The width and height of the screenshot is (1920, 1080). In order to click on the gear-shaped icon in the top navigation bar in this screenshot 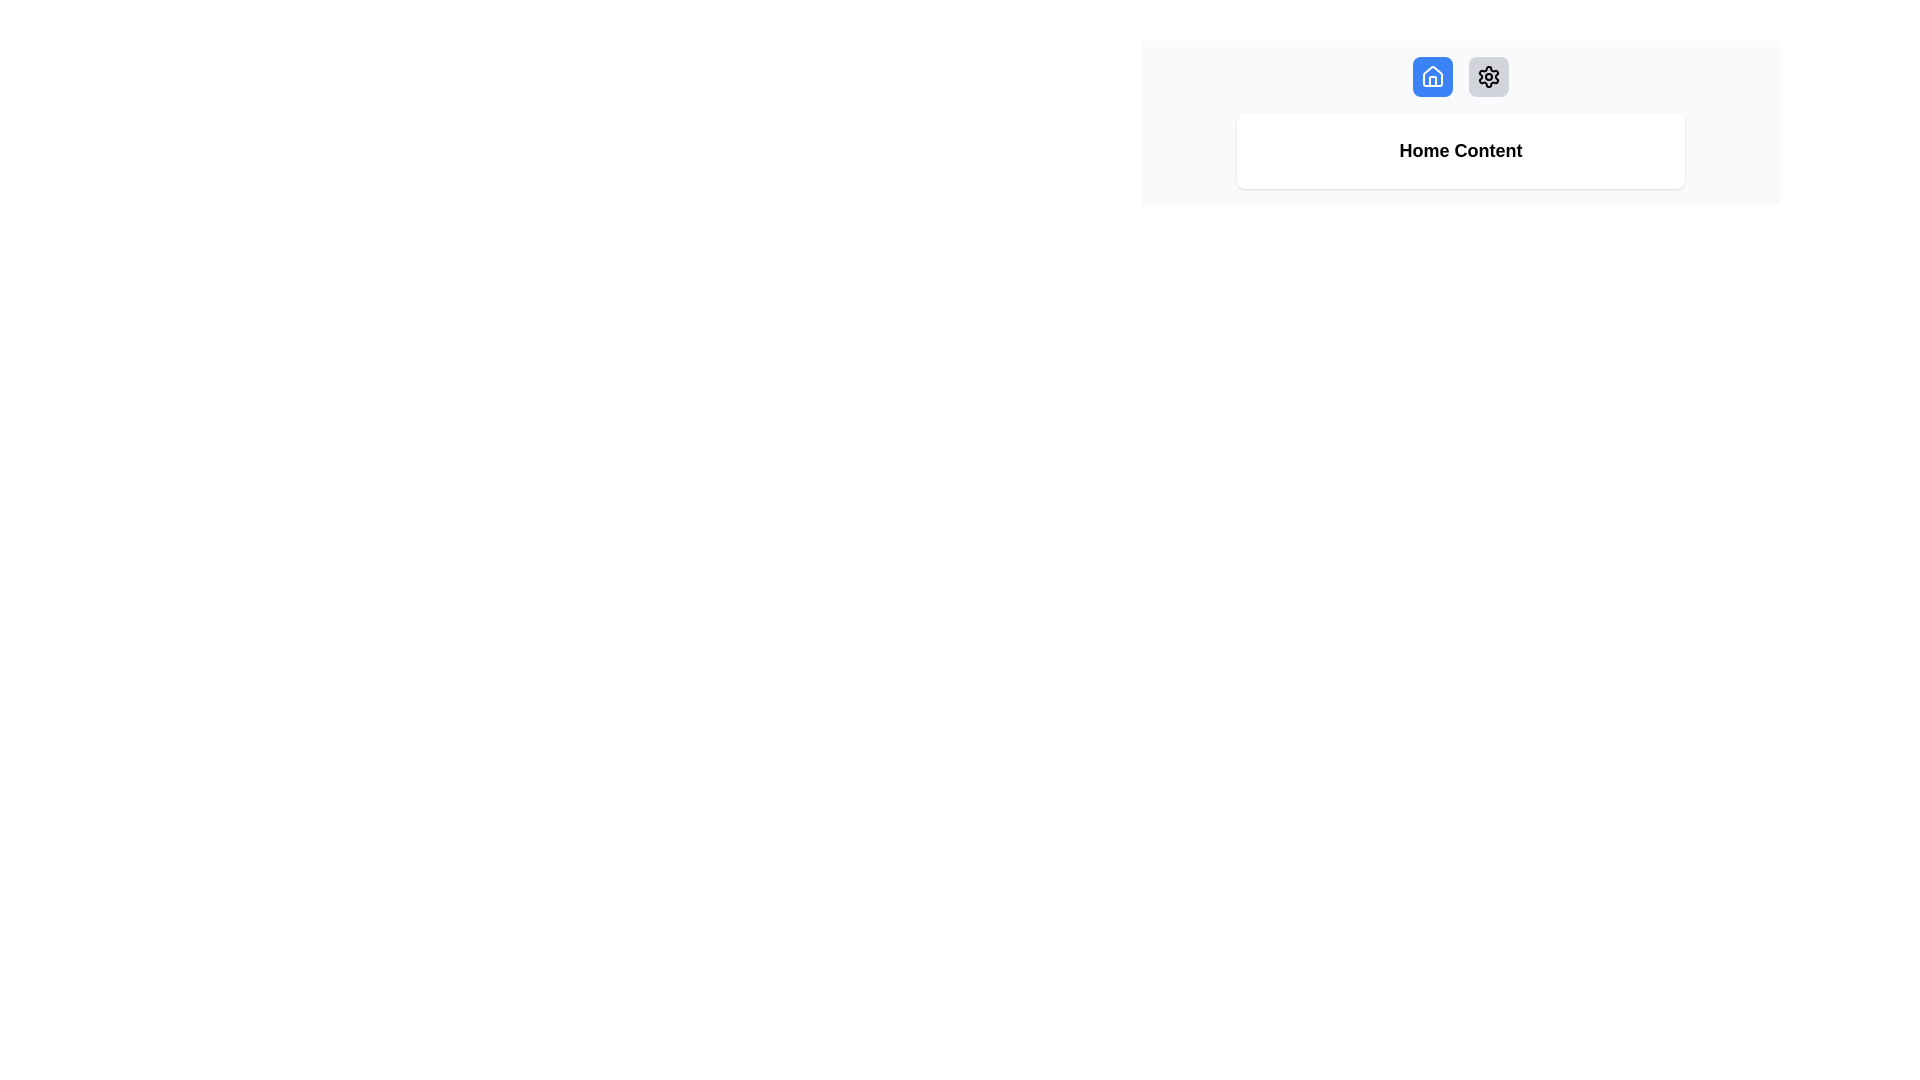, I will do `click(1488, 76)`.